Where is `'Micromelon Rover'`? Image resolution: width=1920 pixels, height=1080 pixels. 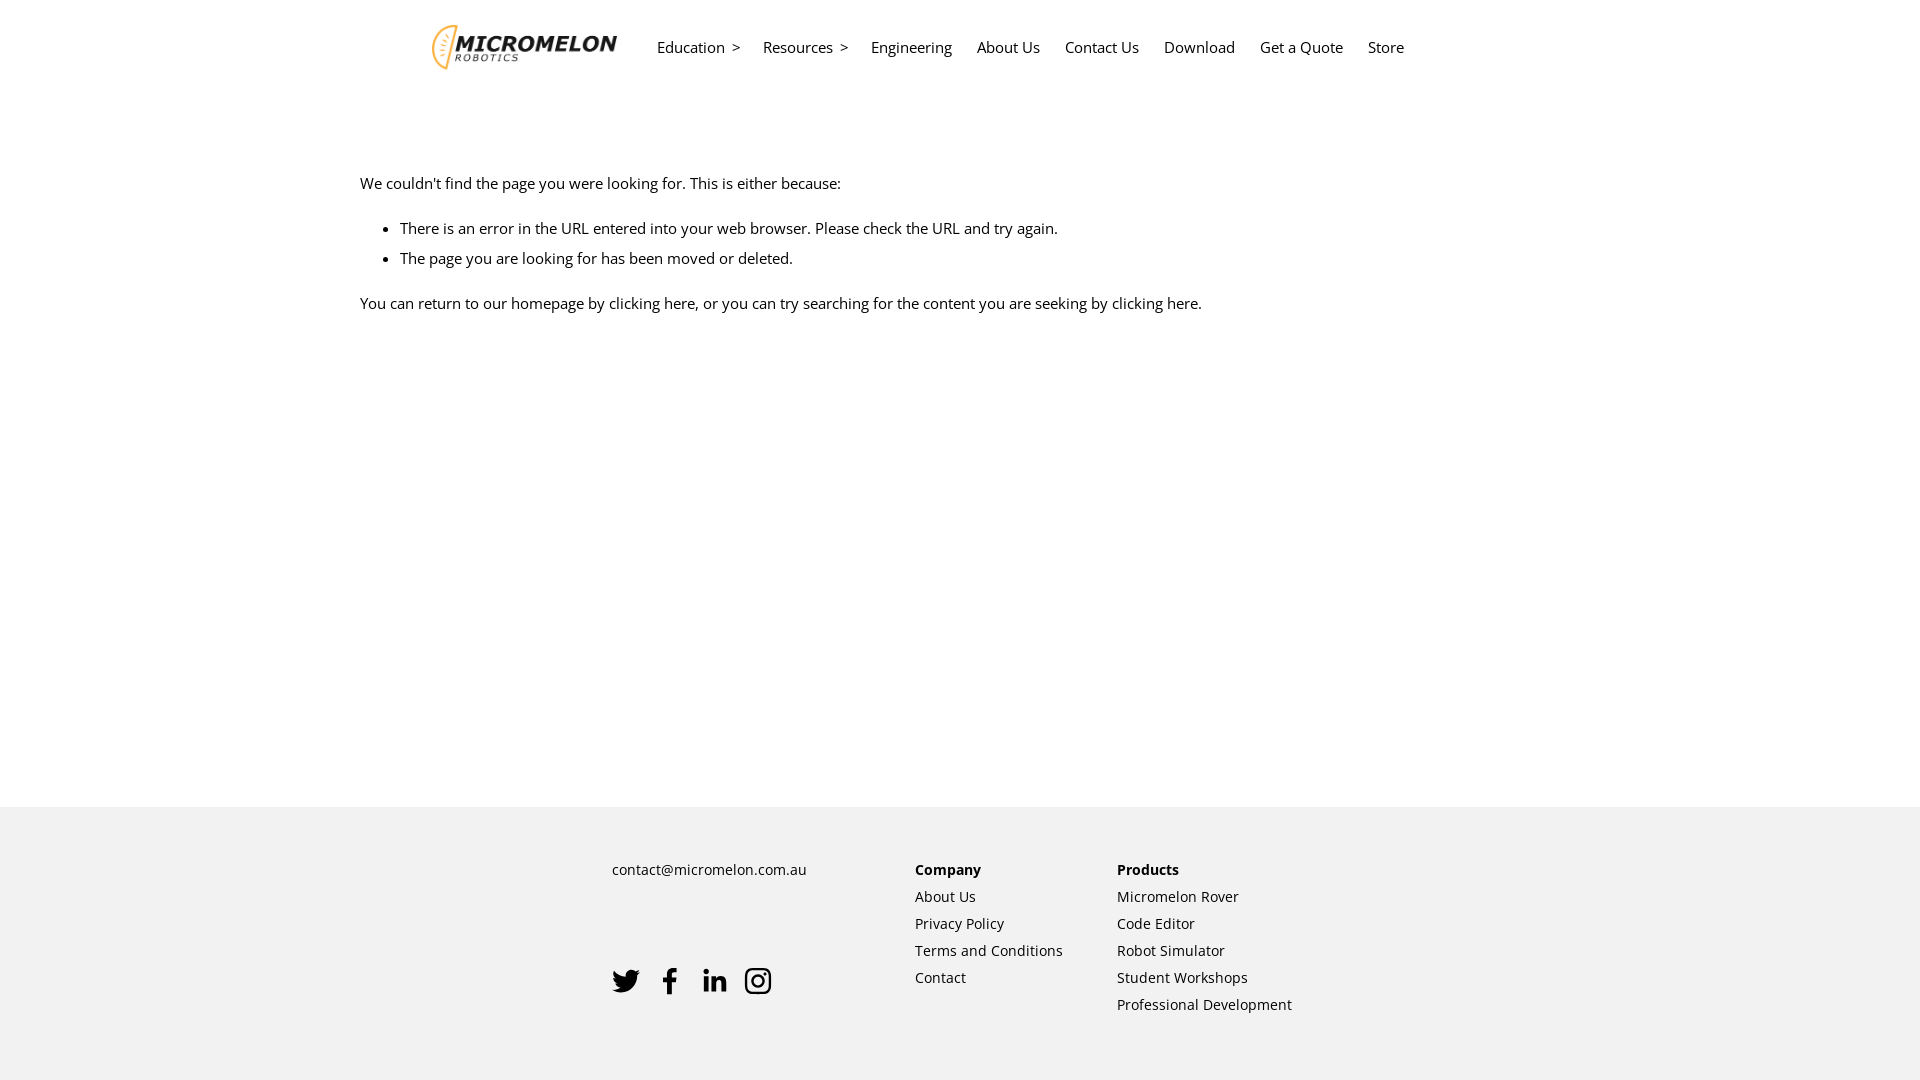
'Micromelon Rover' is located at coordinates (1116, 896).